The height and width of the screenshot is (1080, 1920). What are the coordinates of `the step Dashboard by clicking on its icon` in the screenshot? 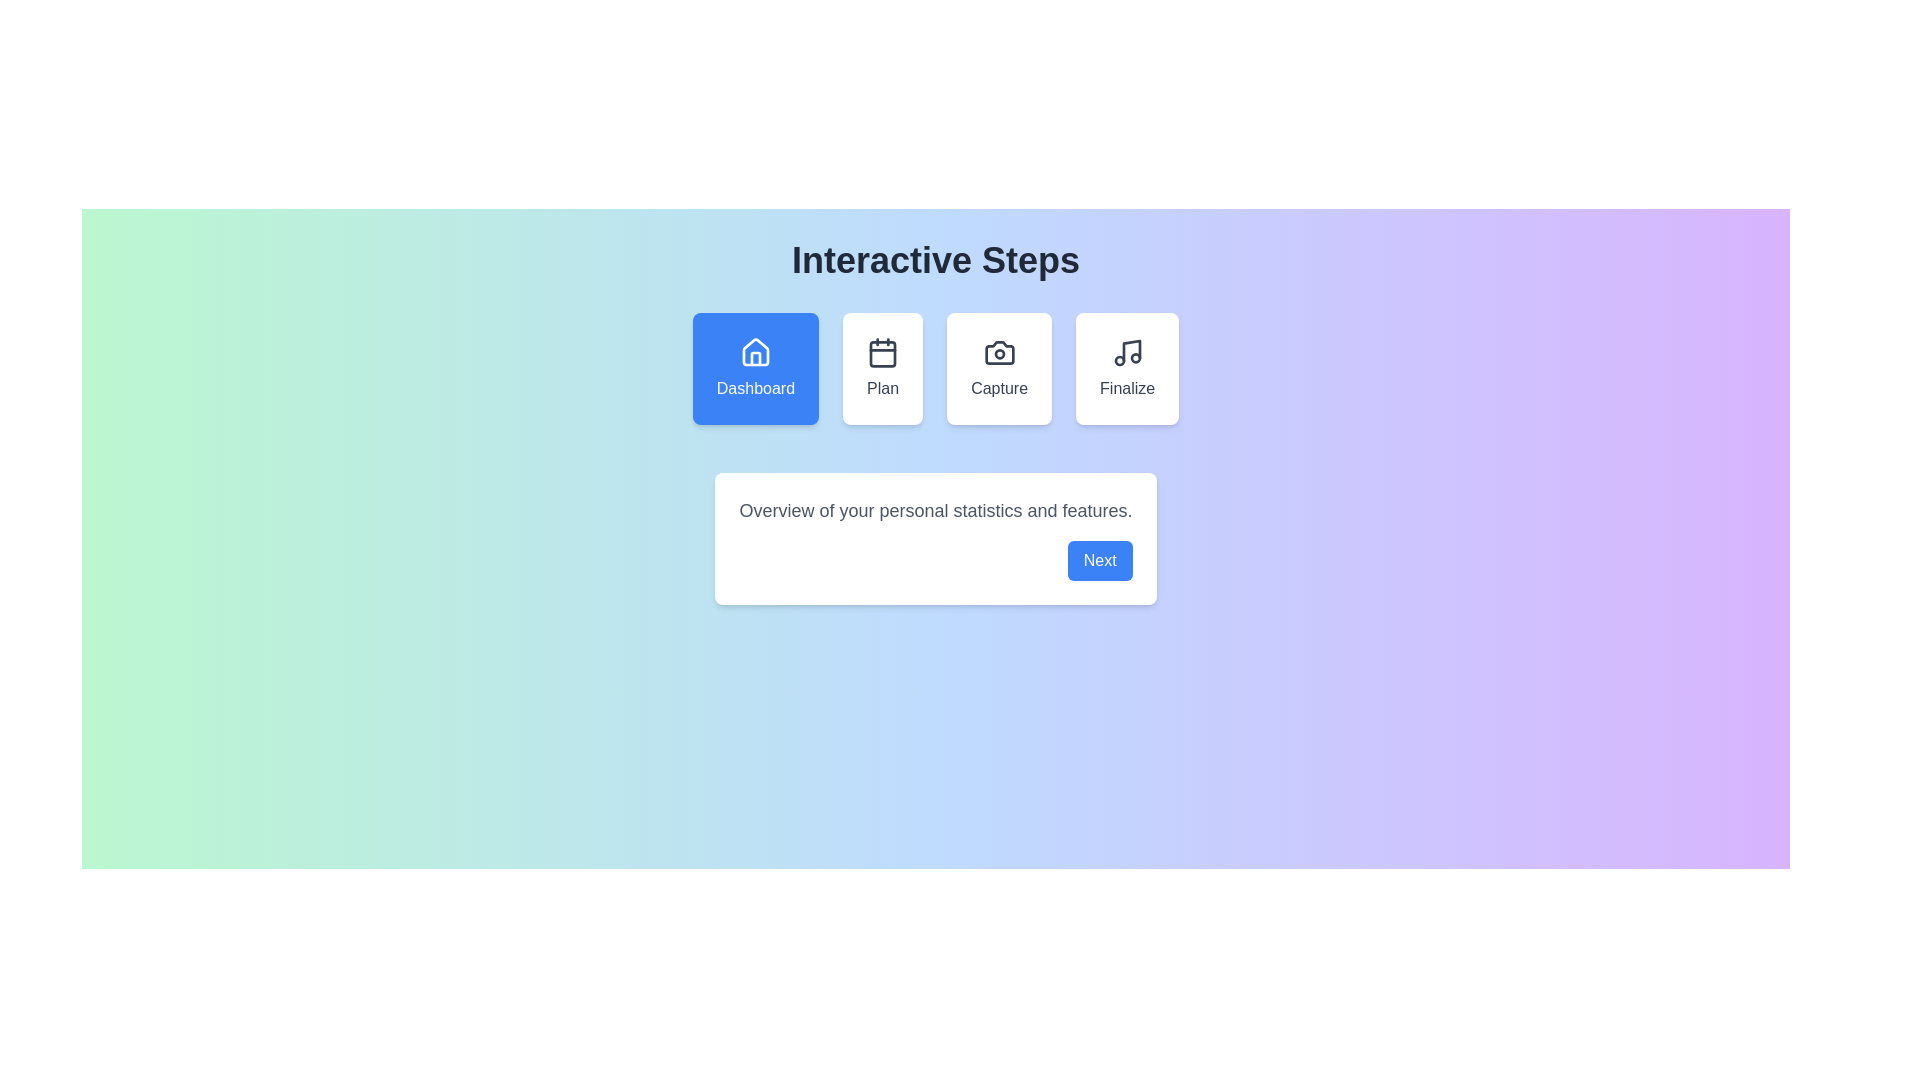 It's located at (754, 369).